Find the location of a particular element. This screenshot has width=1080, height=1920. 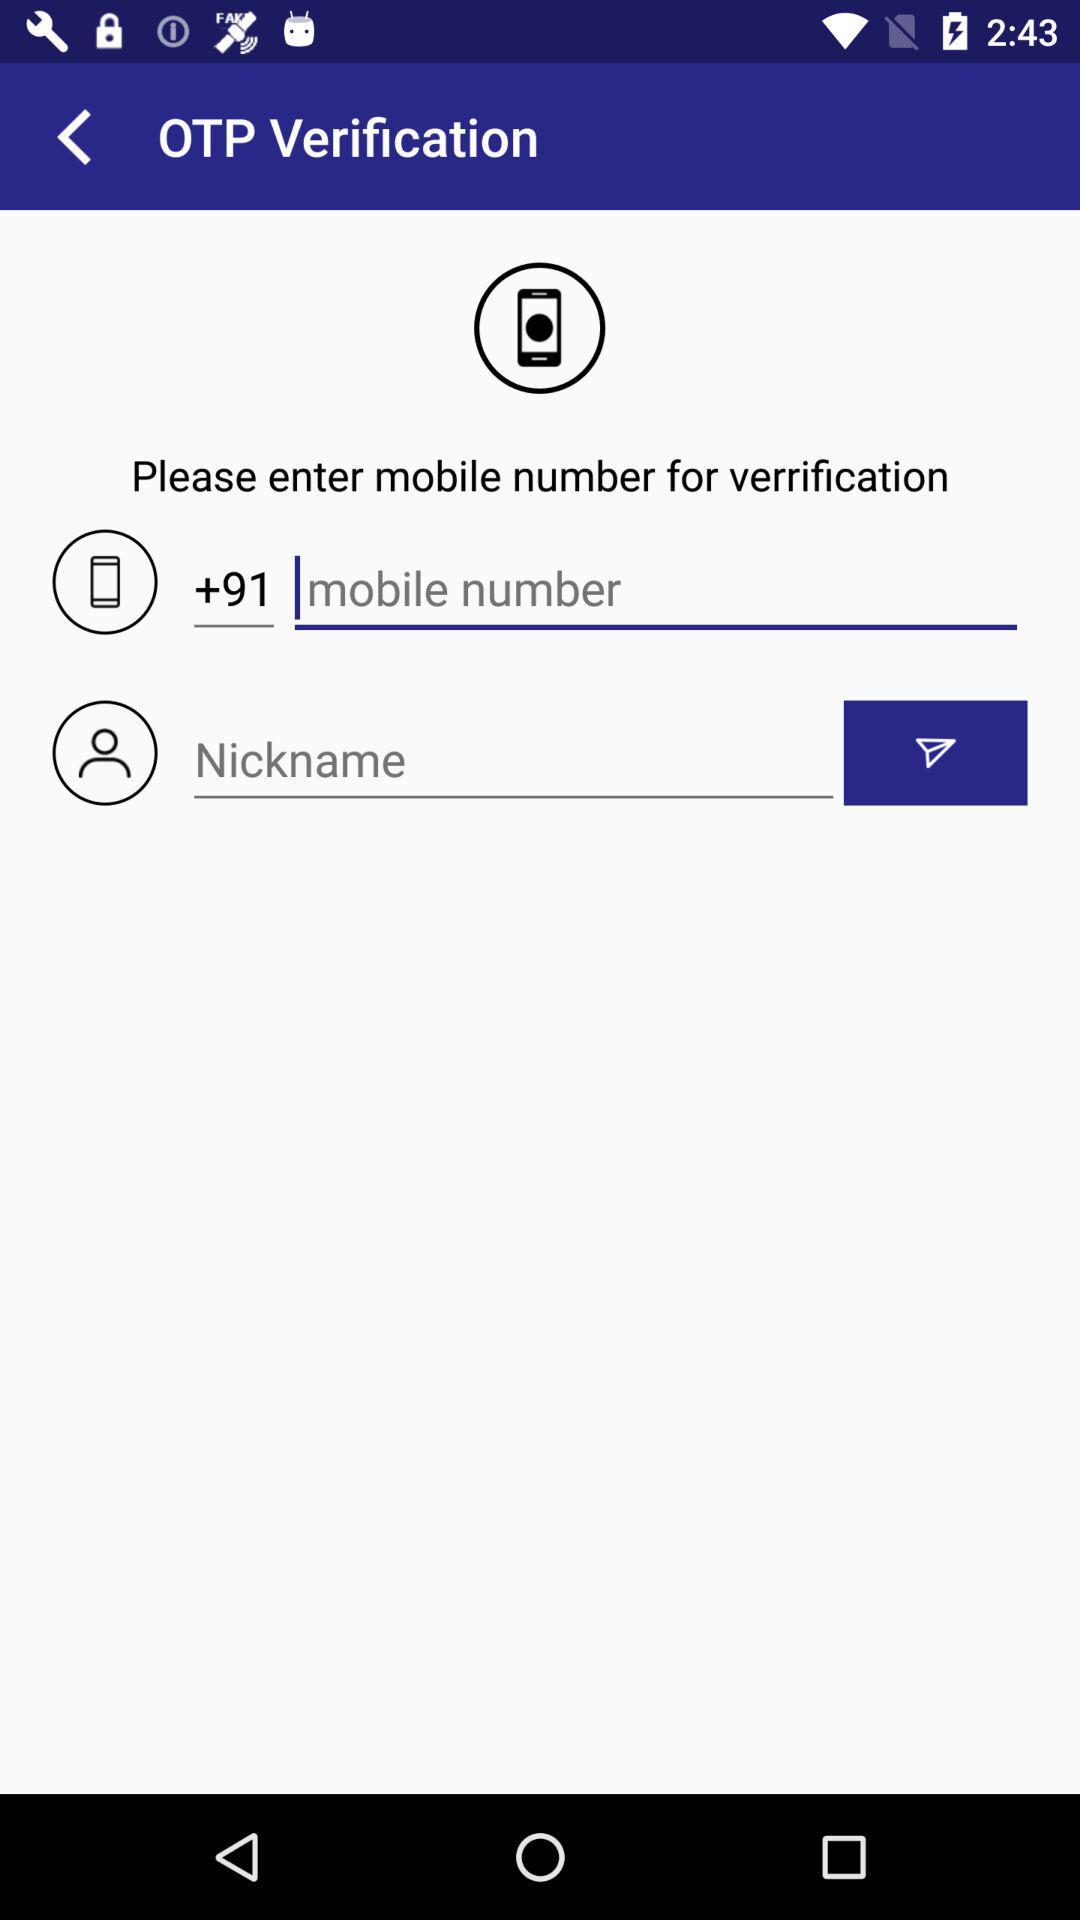

item above the please enter mobile is located at coordinates (72, 135).